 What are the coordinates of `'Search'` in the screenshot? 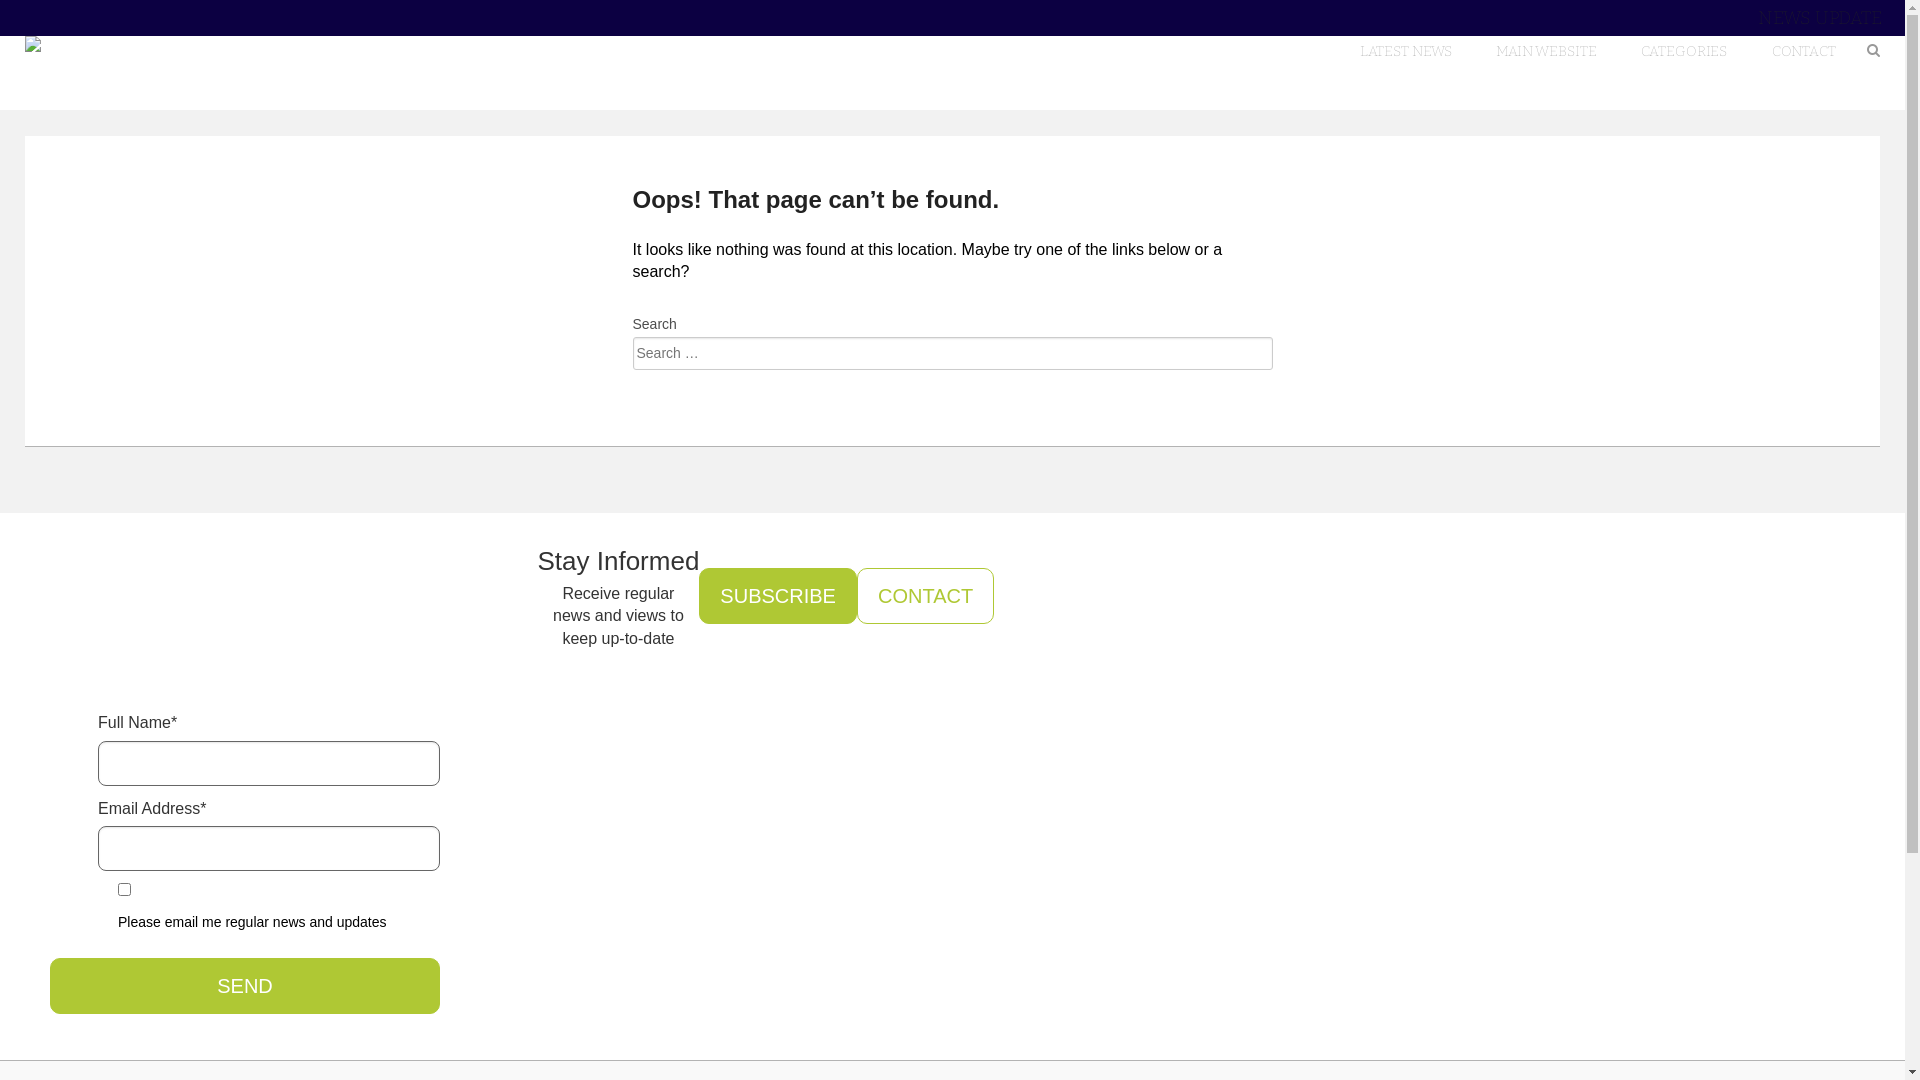 It's located at (70, 35).